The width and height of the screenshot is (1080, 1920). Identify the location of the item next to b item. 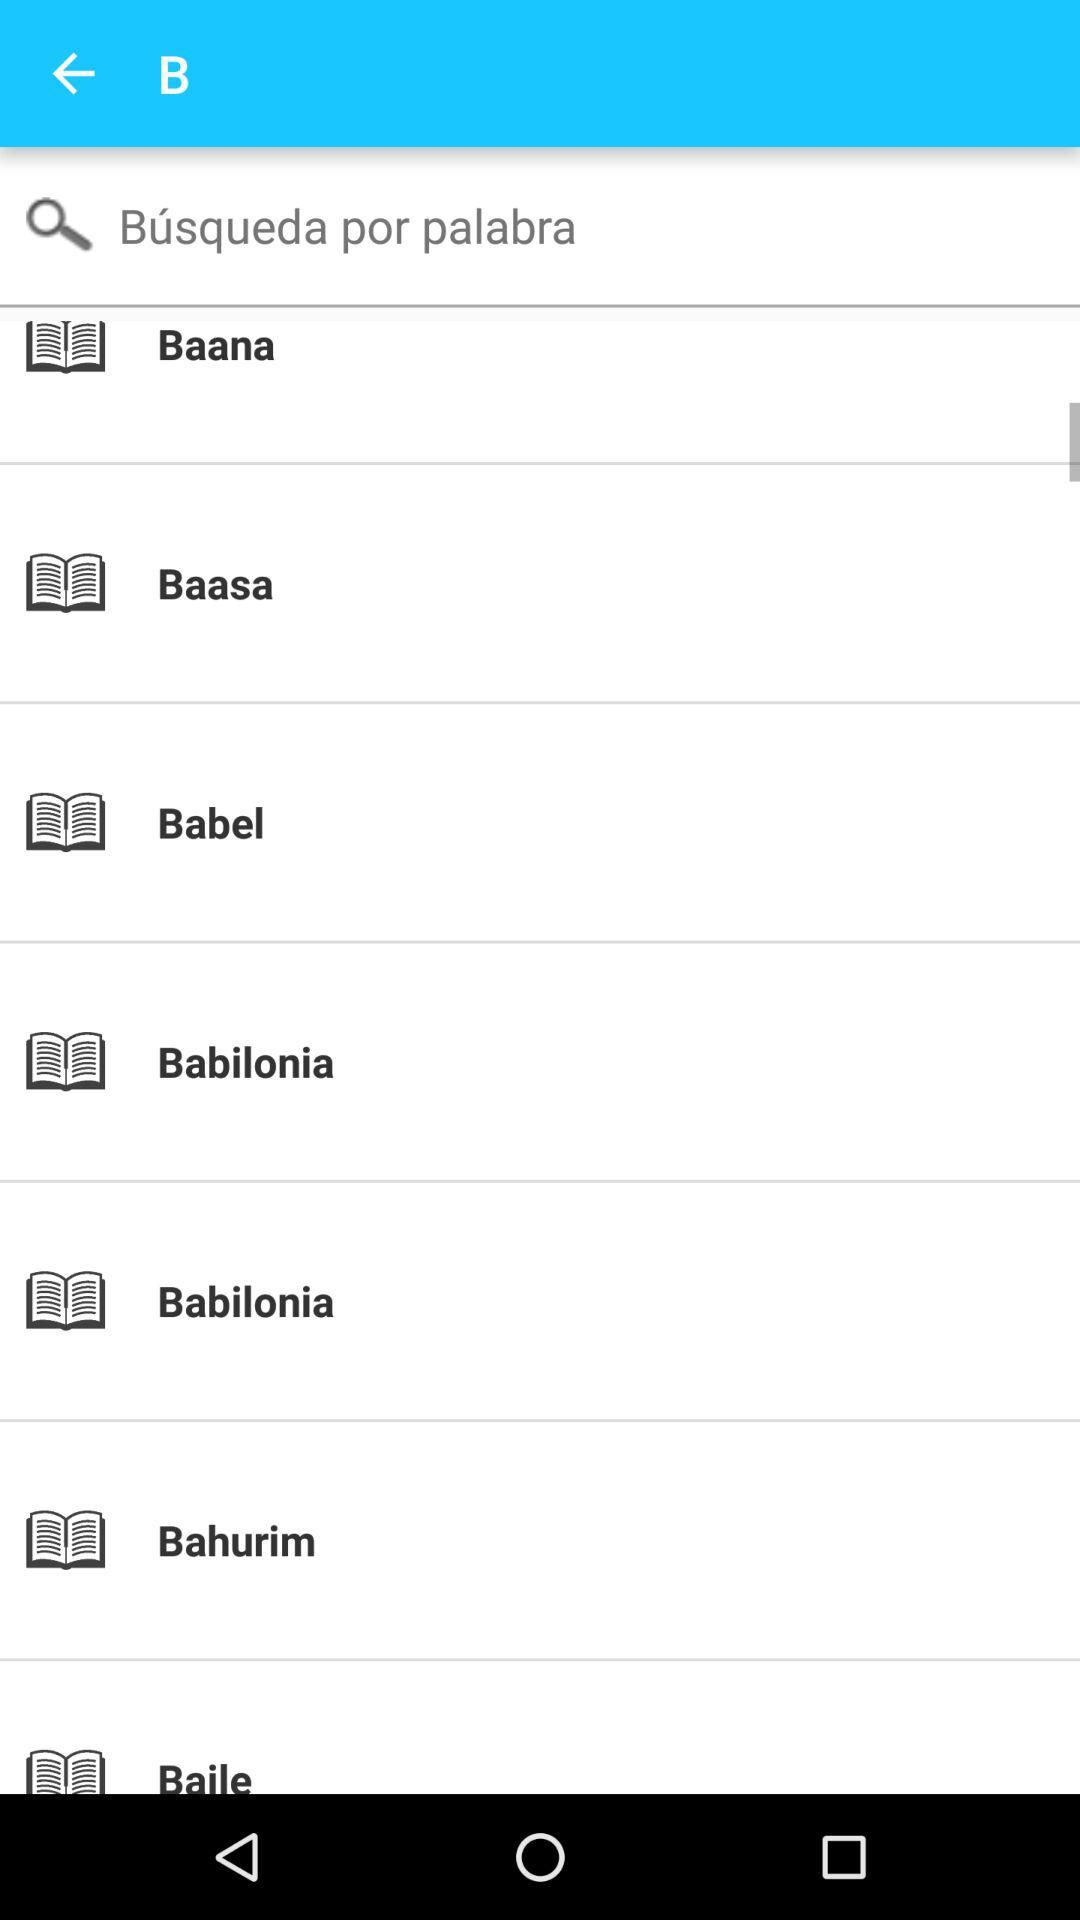
(72, 73).